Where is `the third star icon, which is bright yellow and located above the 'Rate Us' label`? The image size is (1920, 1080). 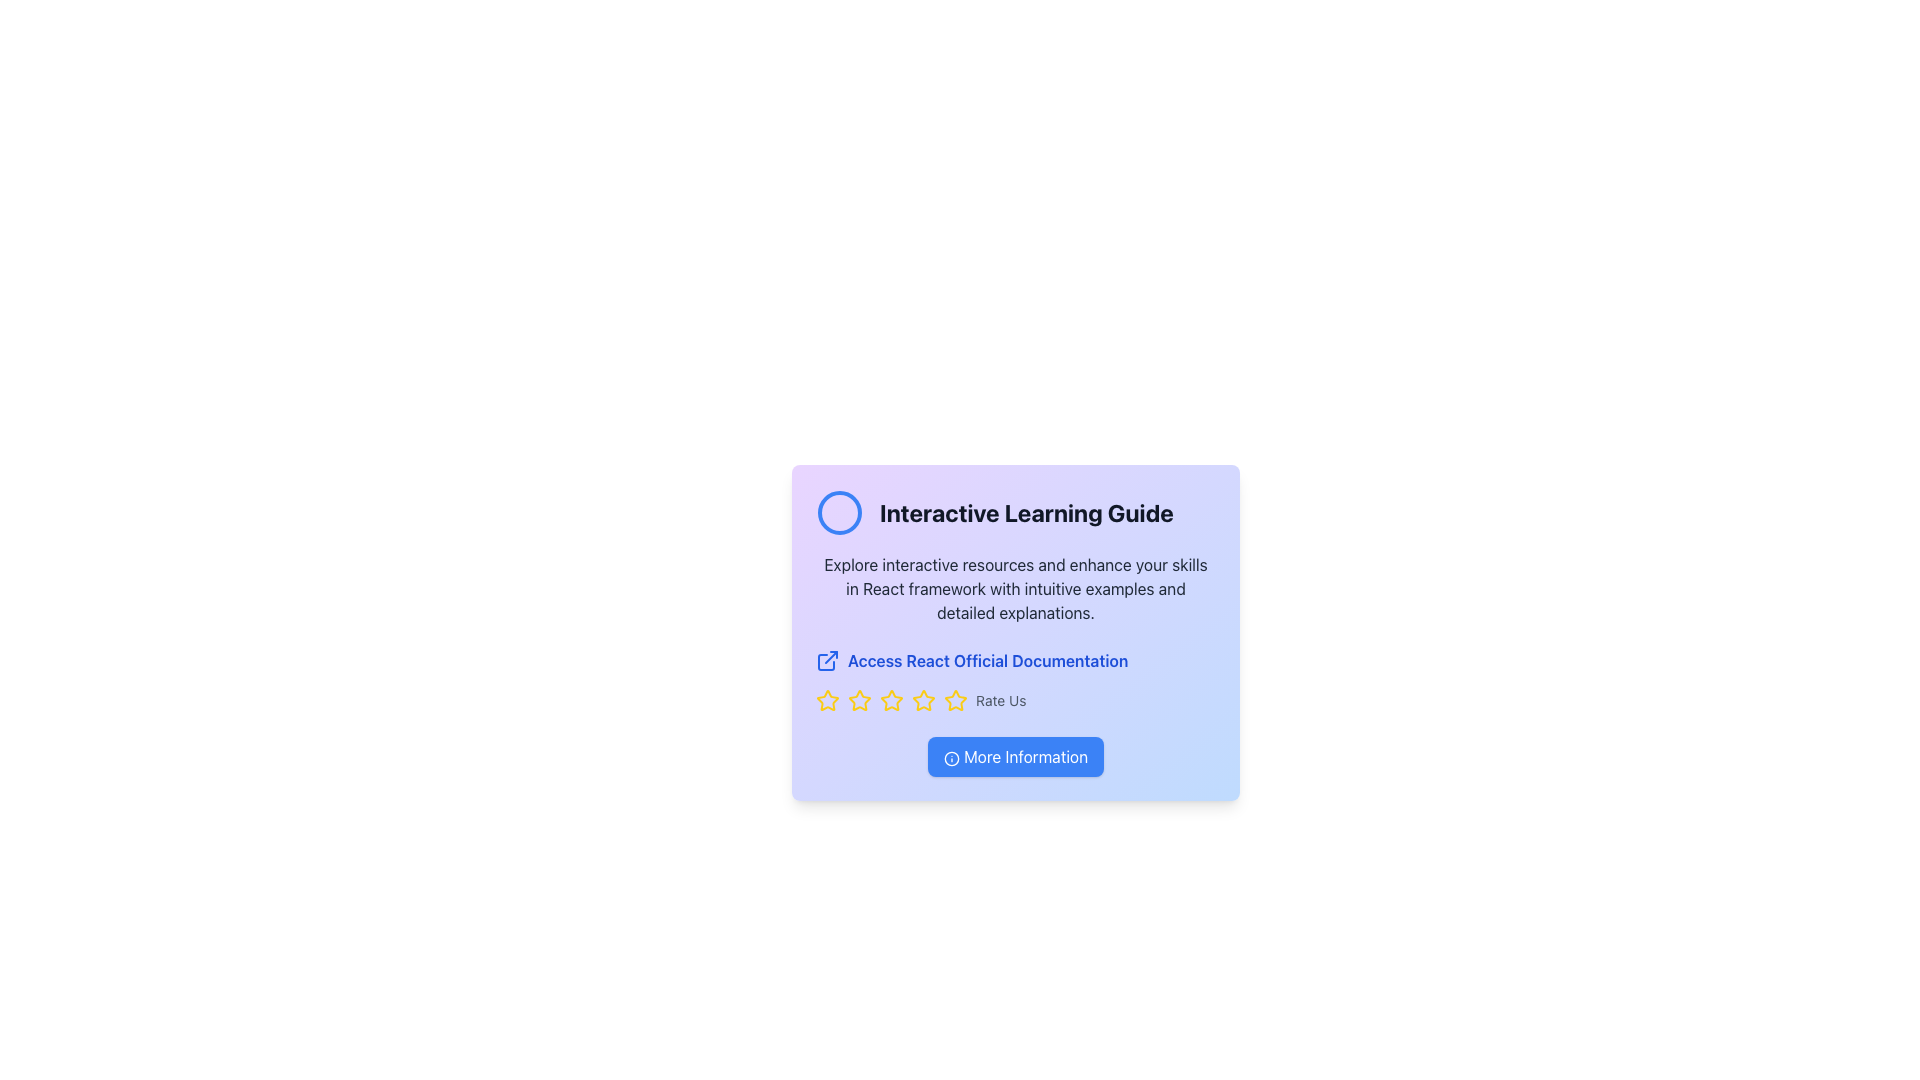 the third star icon, which is bright yellow and located above the 'Rate Us' label is located at coordinates (891, 699).